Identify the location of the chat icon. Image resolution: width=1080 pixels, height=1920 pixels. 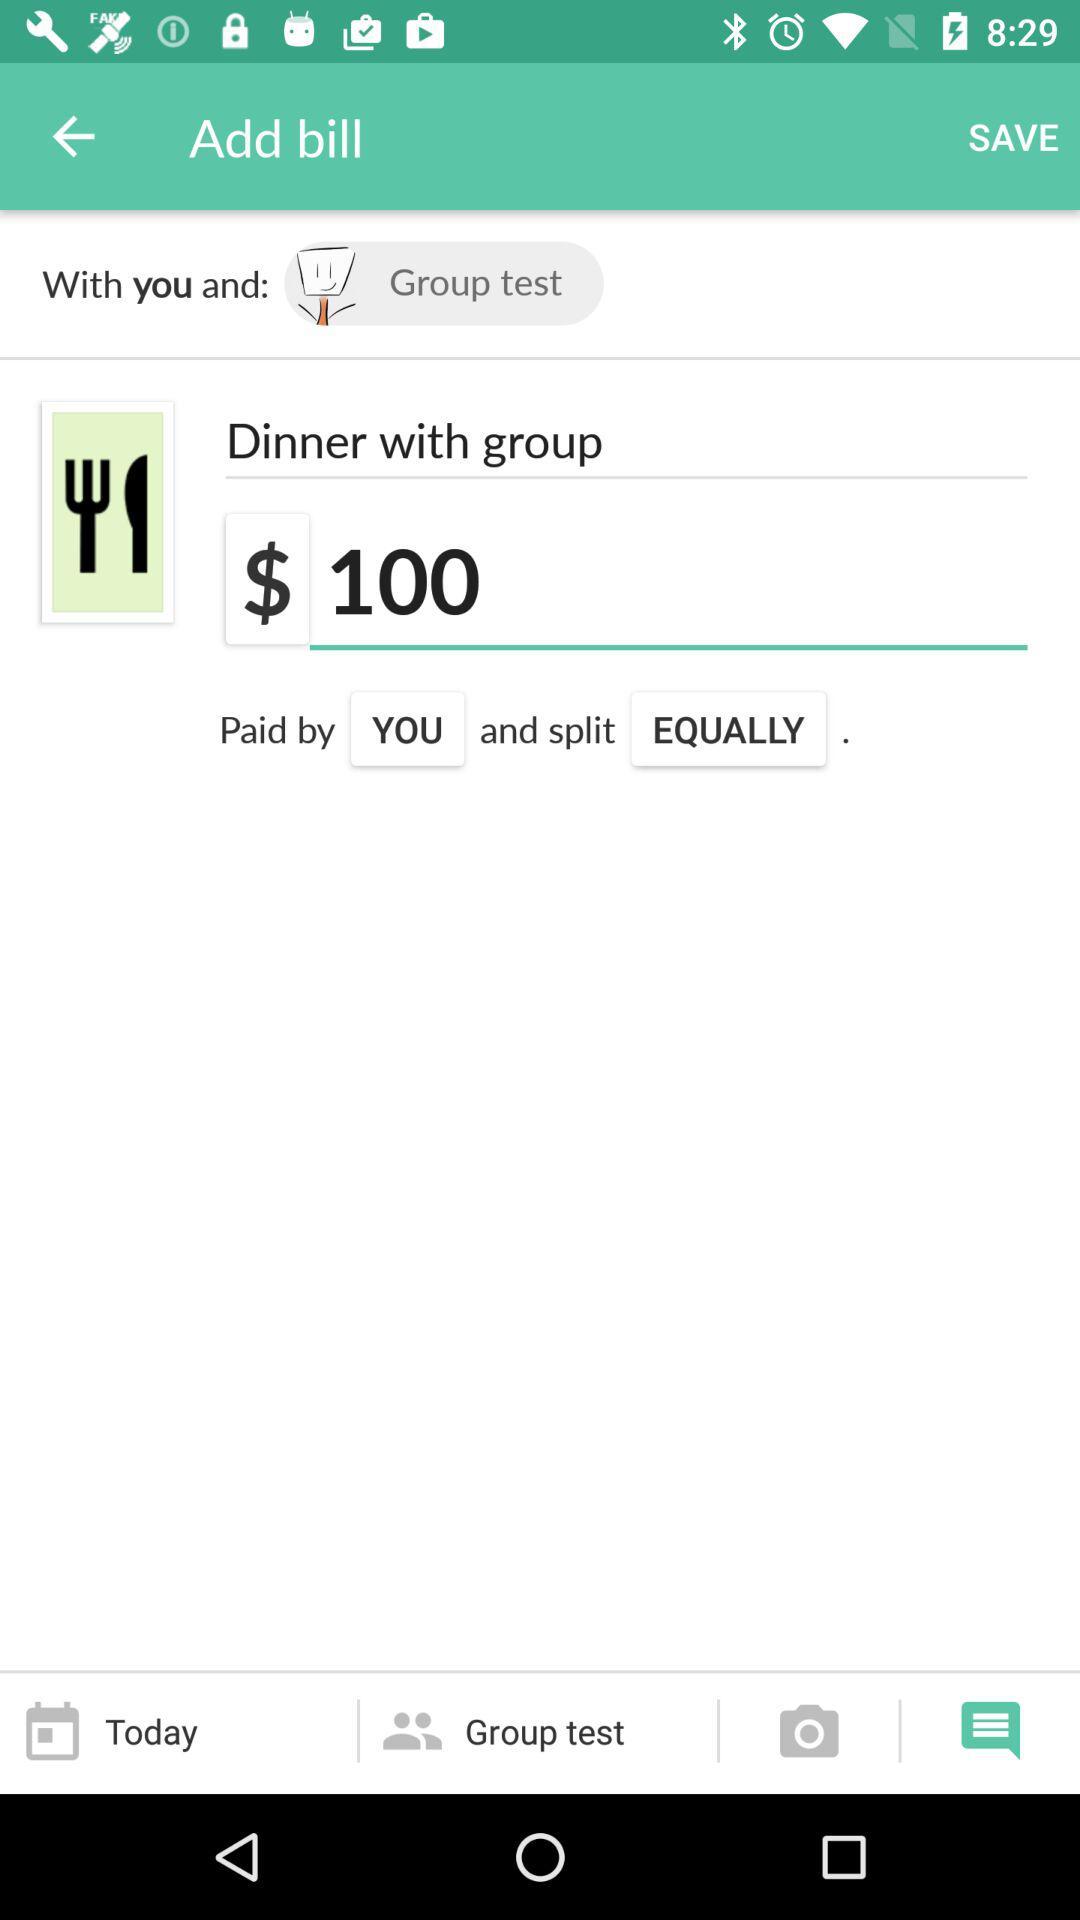
(990, 1730).